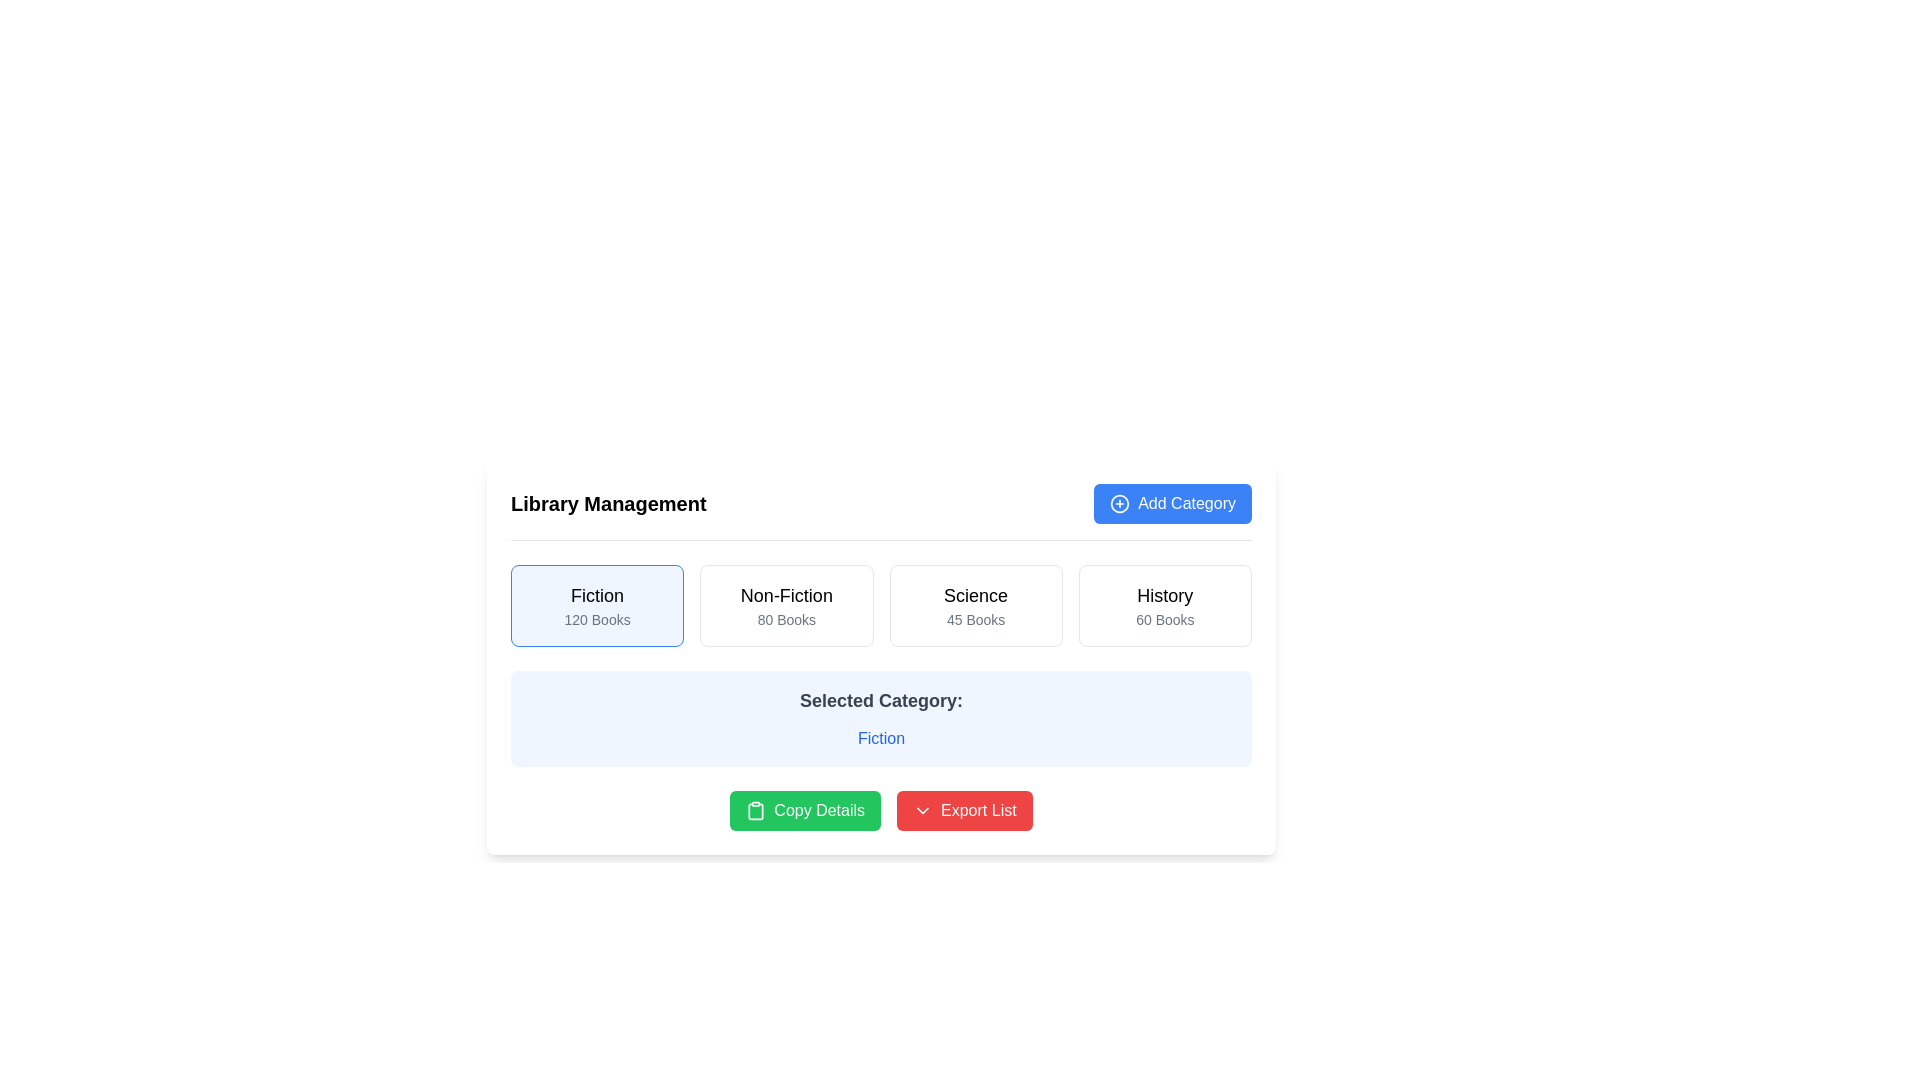 The image size is (1920, 1080). Describe the element at coordinates (755, 810) in the screenshot. I see `the clipboard icon that symbolizes the 'Copy' action, located to the left of the 'Copy Details' text within a green rounded rectangle button` at that location.